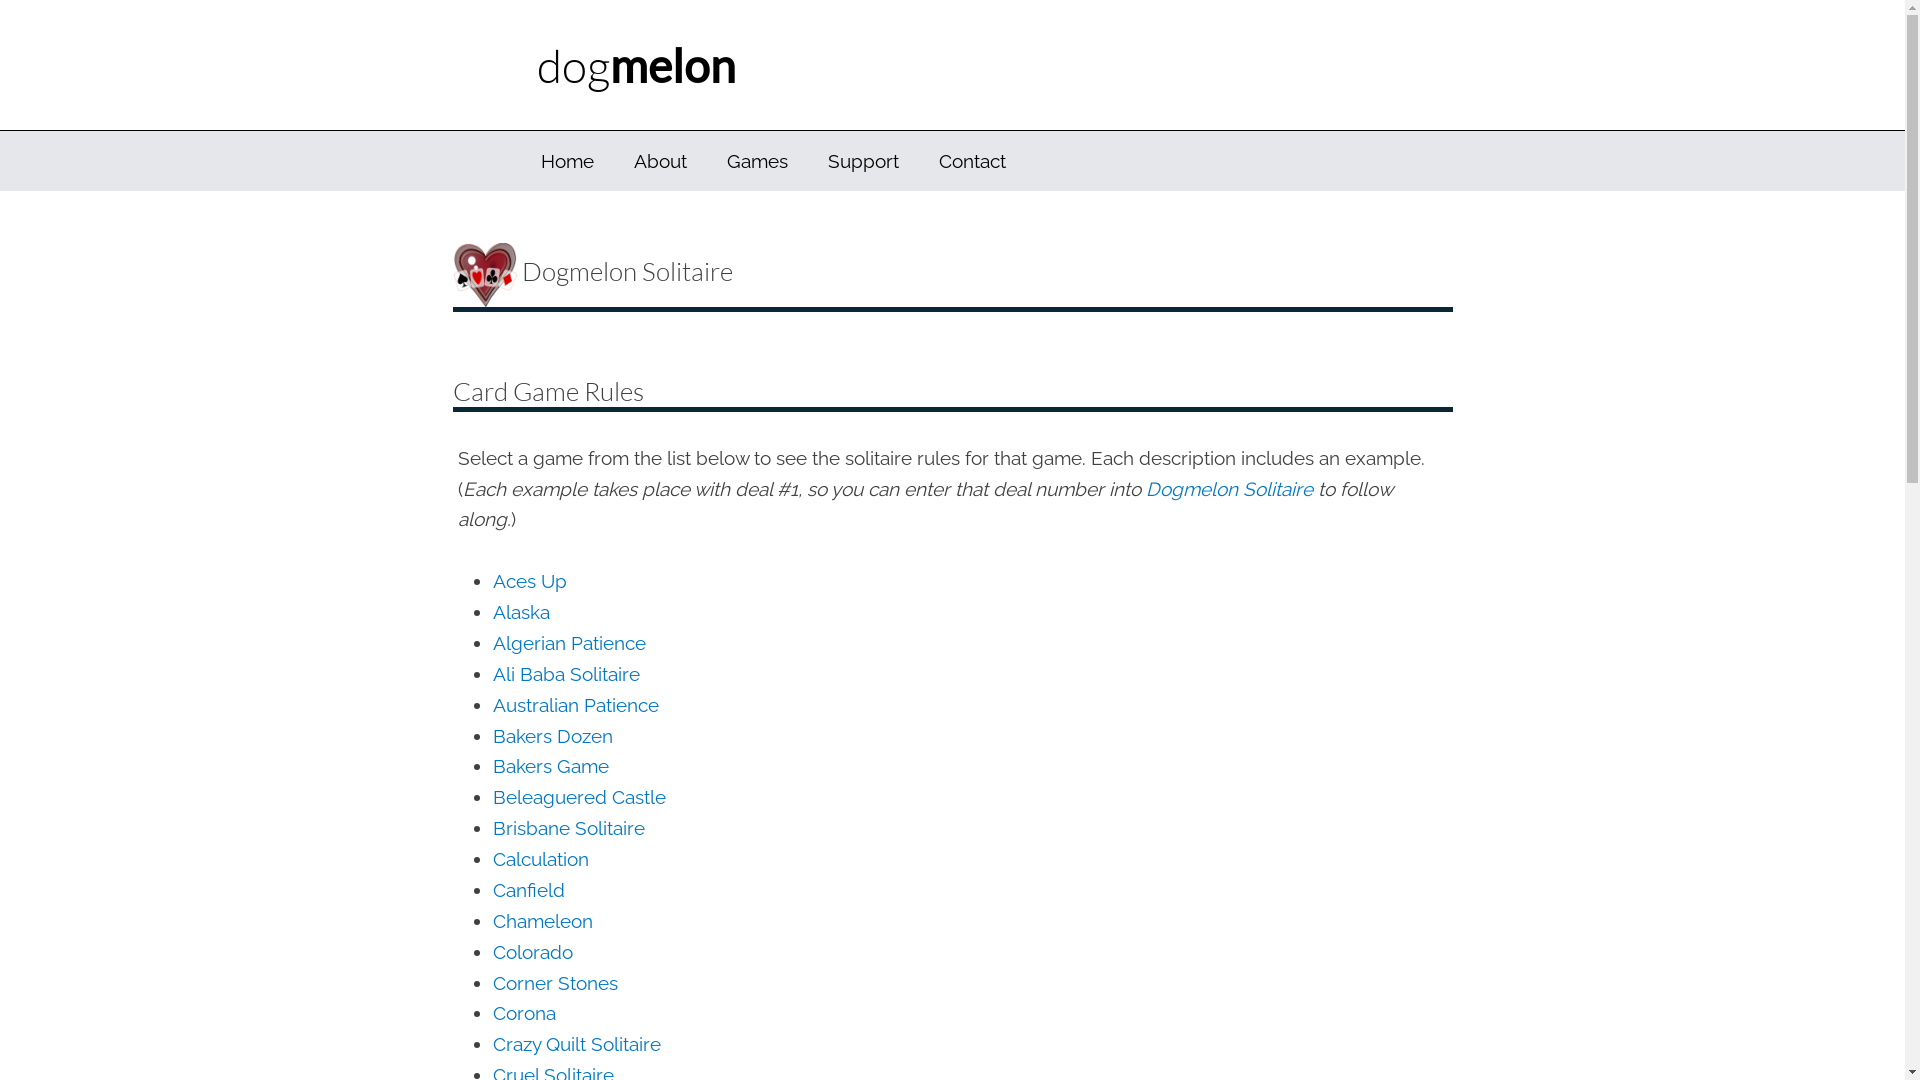  What do you see at coordinates (564, 674) in the screenshot?
I see `'Ali Baba Solitaire'` at bounding box center [564, 674].